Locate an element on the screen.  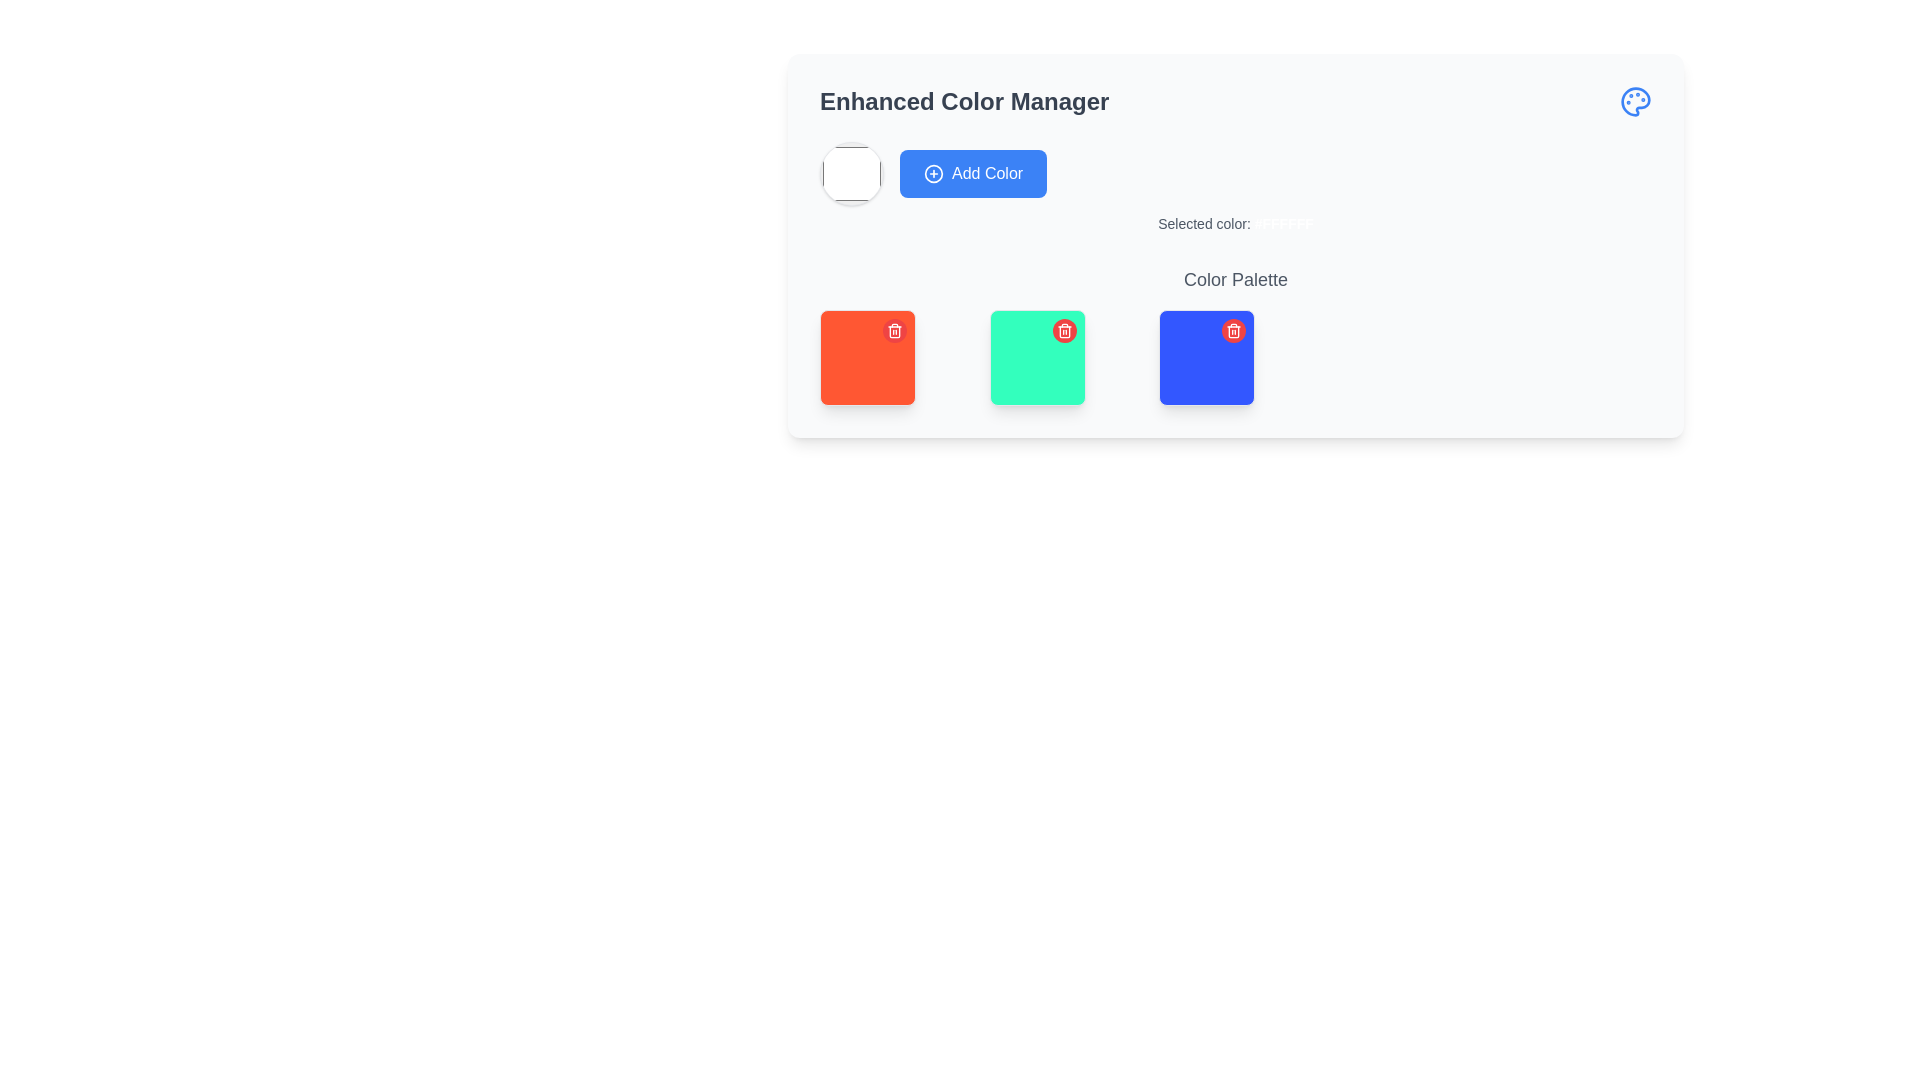
the Text display element that shows 'Selected color: #FFFFFF', which is positioned below the 'Add Color' section and displays the currently selected color is located at coordinates (1235, 223).